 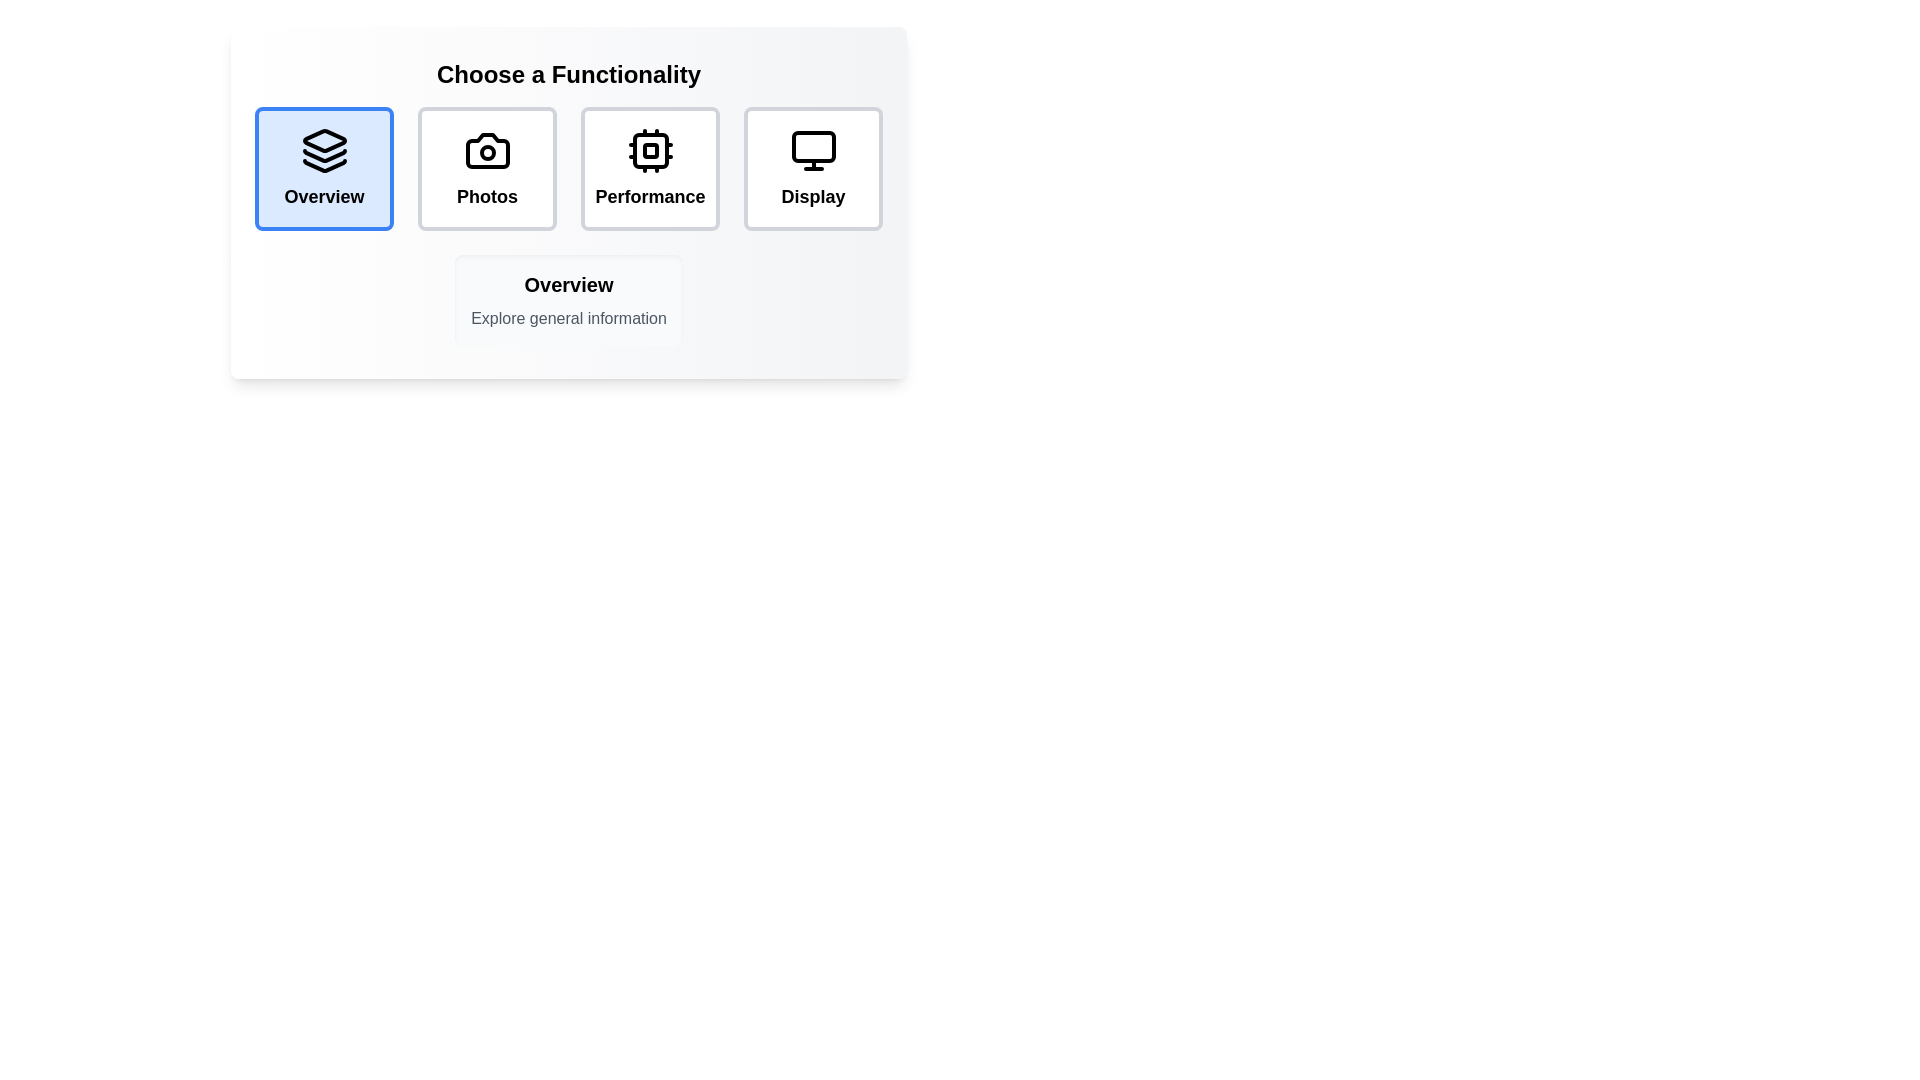 I want to click on the graphical circle element that symbolizes the lens within the camera icon in the 'Photos' functional options, located as the second option from the left in the top row, so click(x=487, y=152).